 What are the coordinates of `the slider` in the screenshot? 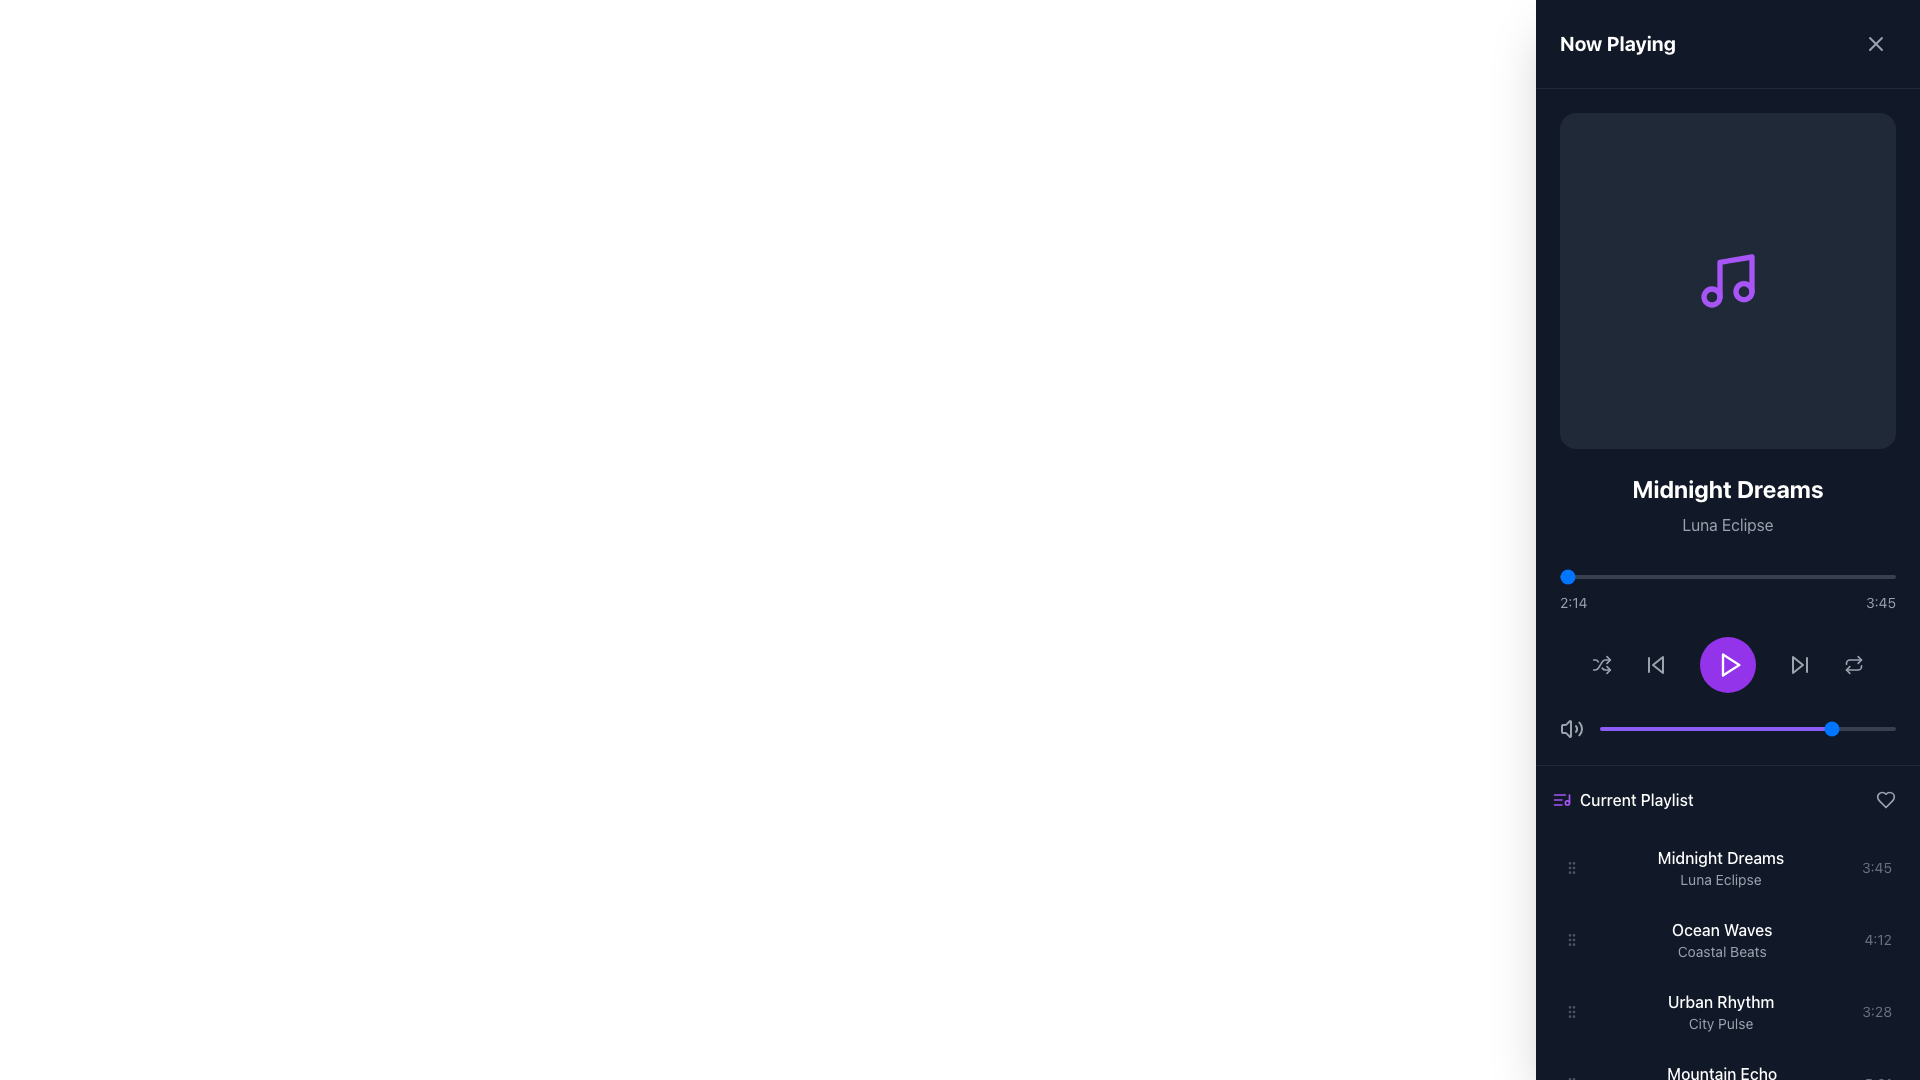 It's located at (1641, 729).